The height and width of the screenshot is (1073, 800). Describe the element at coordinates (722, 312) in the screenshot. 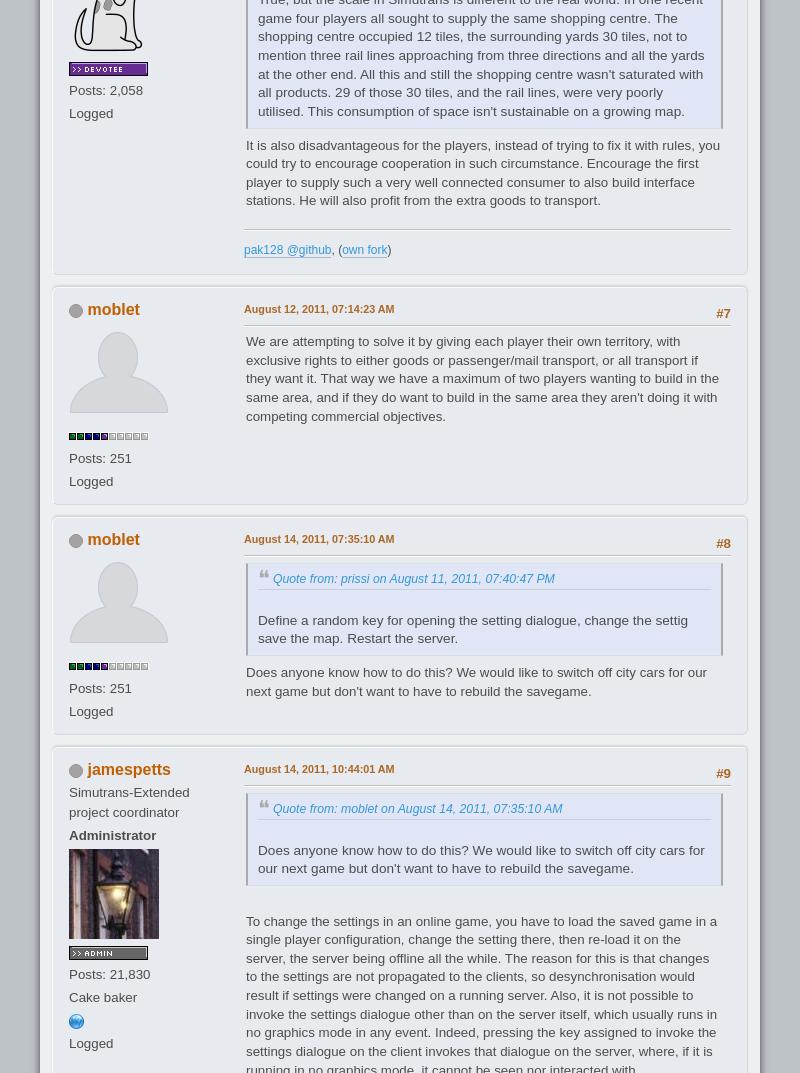

I see `'#7'` at that location.